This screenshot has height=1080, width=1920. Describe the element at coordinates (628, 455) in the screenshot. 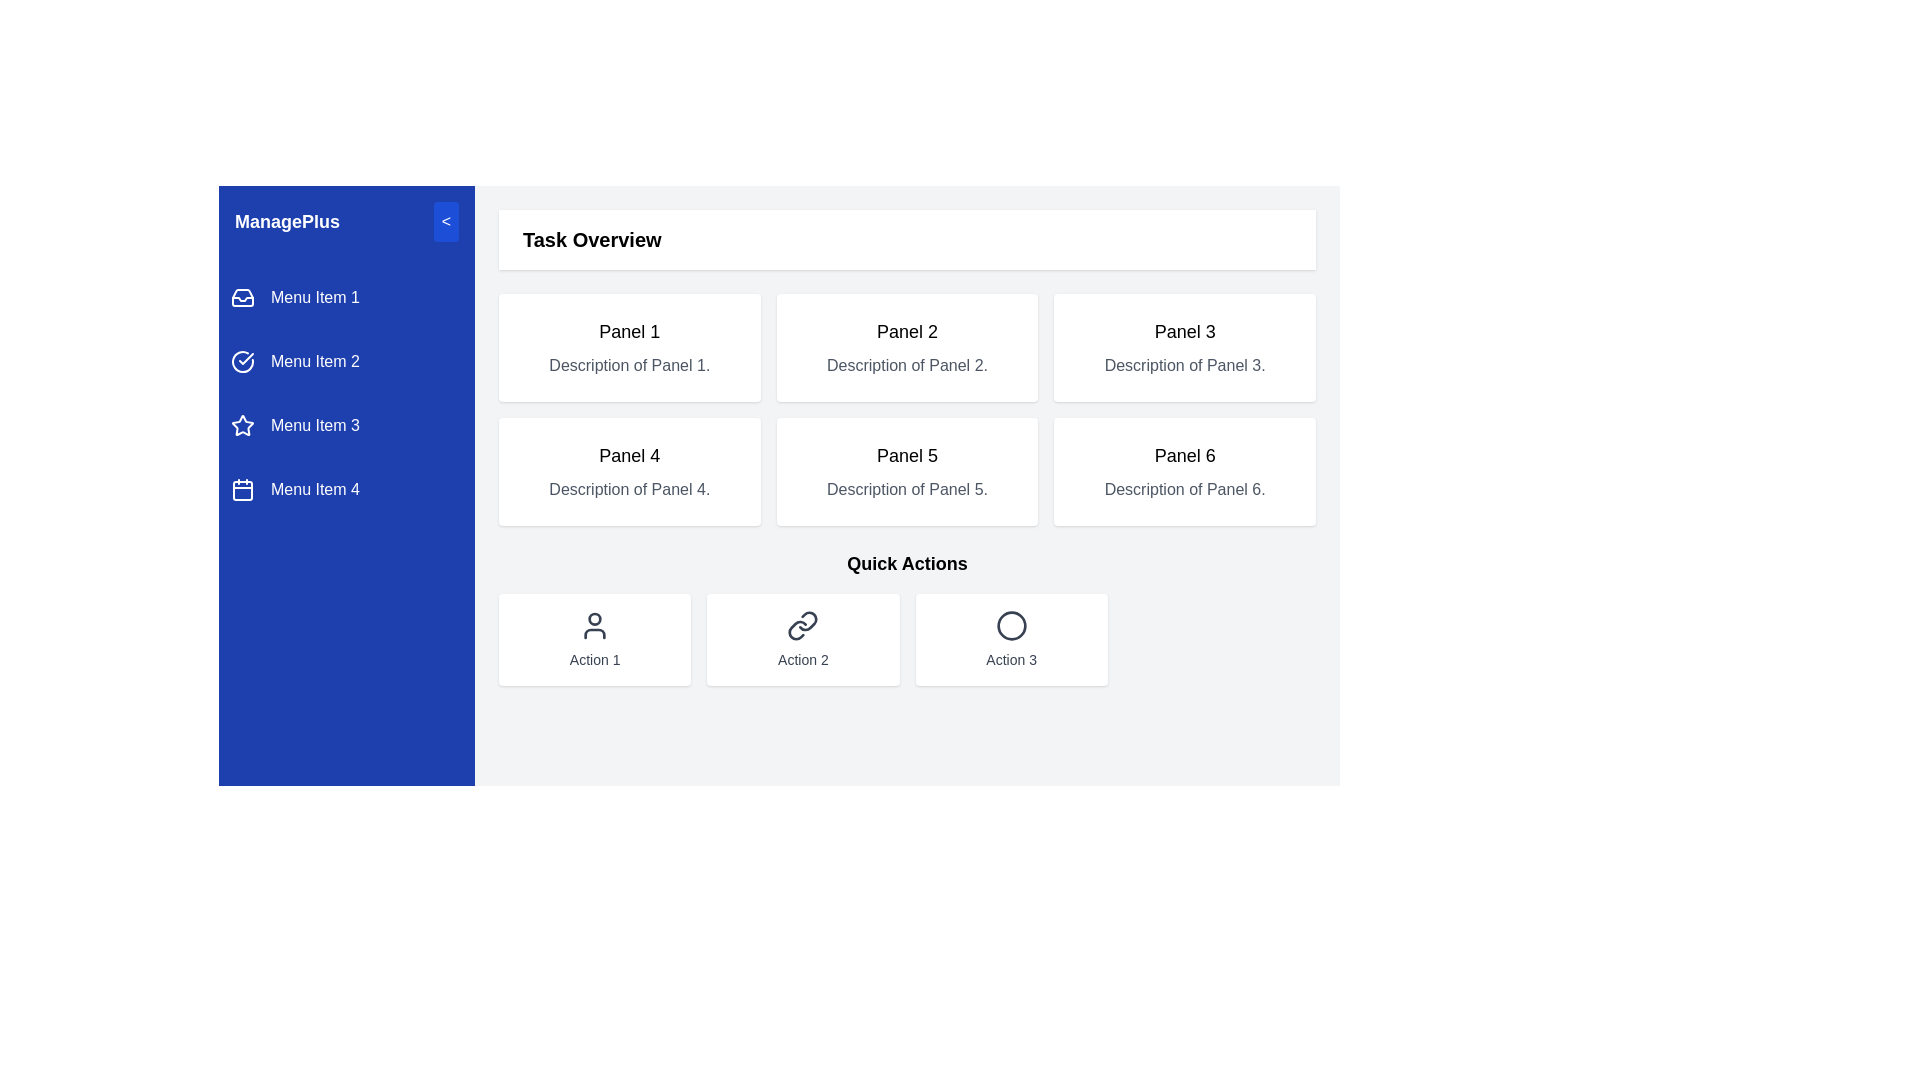

I see `text label that serves as a title for the card component located in the second row and first column of the grid layout, which displays 'Panel 4'` at that location.